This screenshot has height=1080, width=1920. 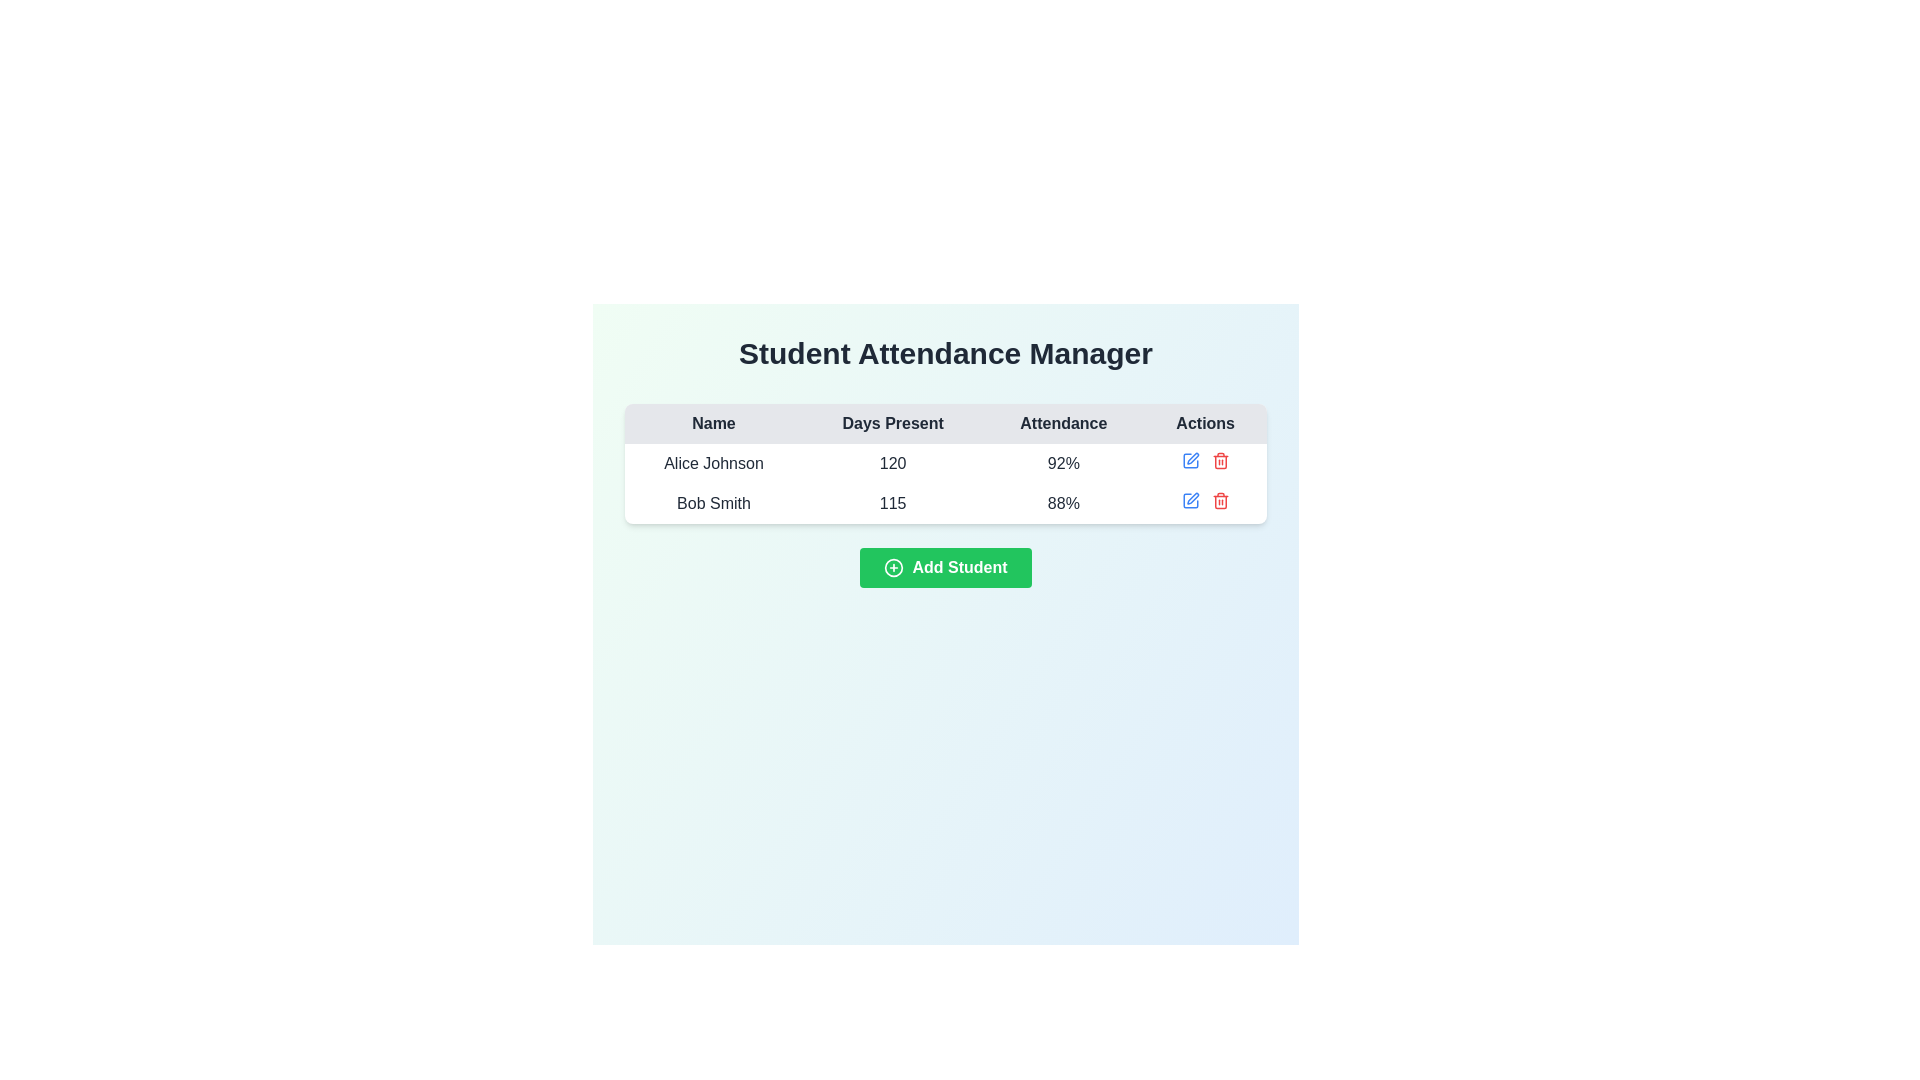 I want to click on the graphical circle (SVG component) within the 'Add Student' button, which symbolizes adding or creating an entry, so click(x=893, y=567).